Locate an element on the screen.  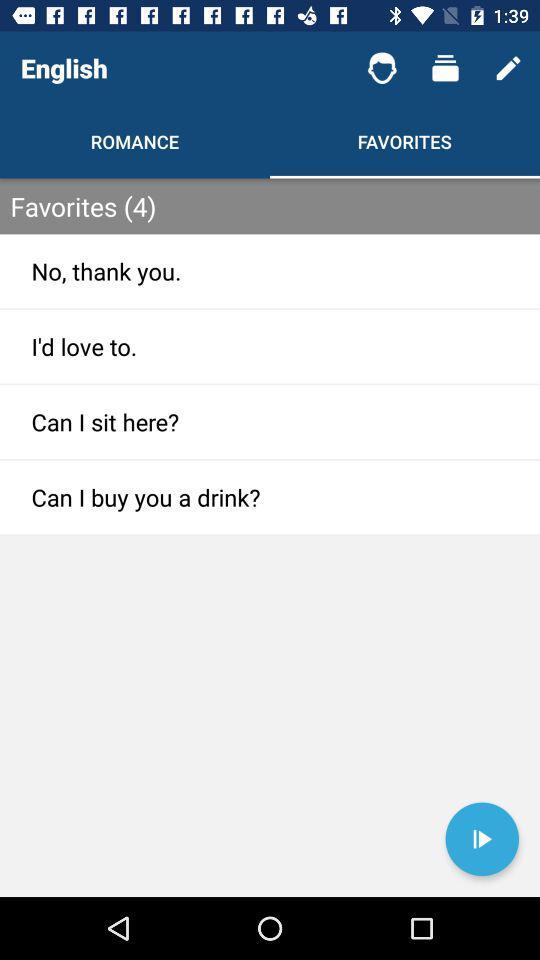
item to the right of english is located at coordinates (382, 68).